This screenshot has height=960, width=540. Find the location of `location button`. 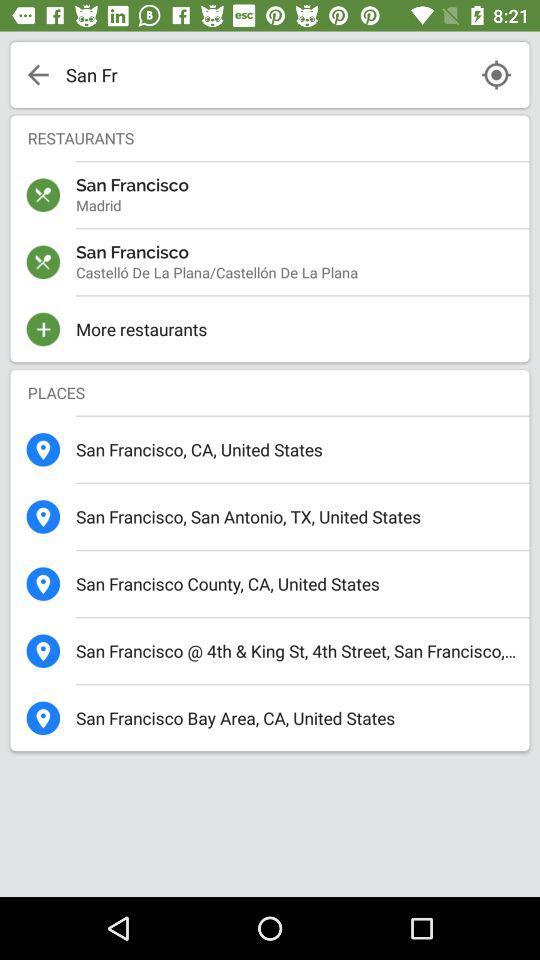

location button is located at coordinates (495, 74).